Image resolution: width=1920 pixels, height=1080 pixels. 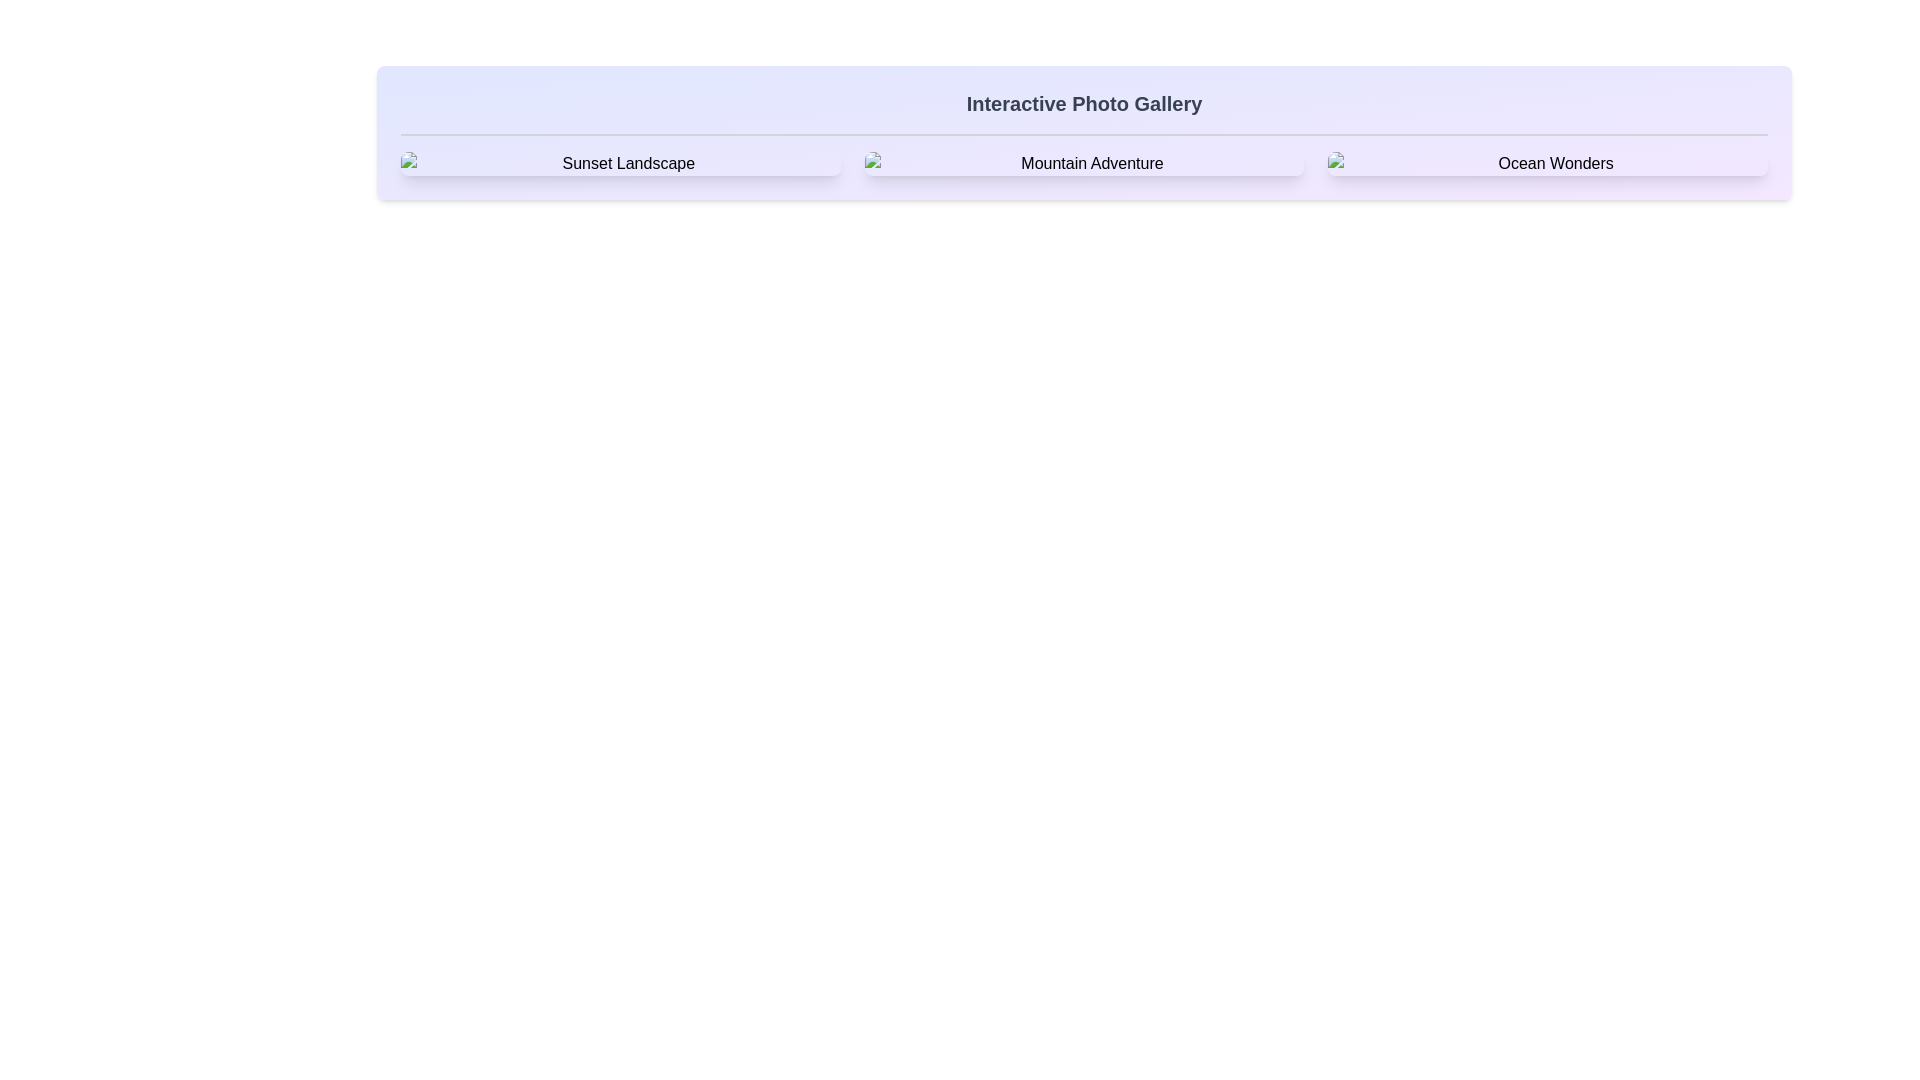 What do you see at coordinates (619, 185) in the screenshot?
I see `the 'Like' button in the Button group located below the title 'Sunset Landscape' to express liking for the content` at bounding box center [619, 185].